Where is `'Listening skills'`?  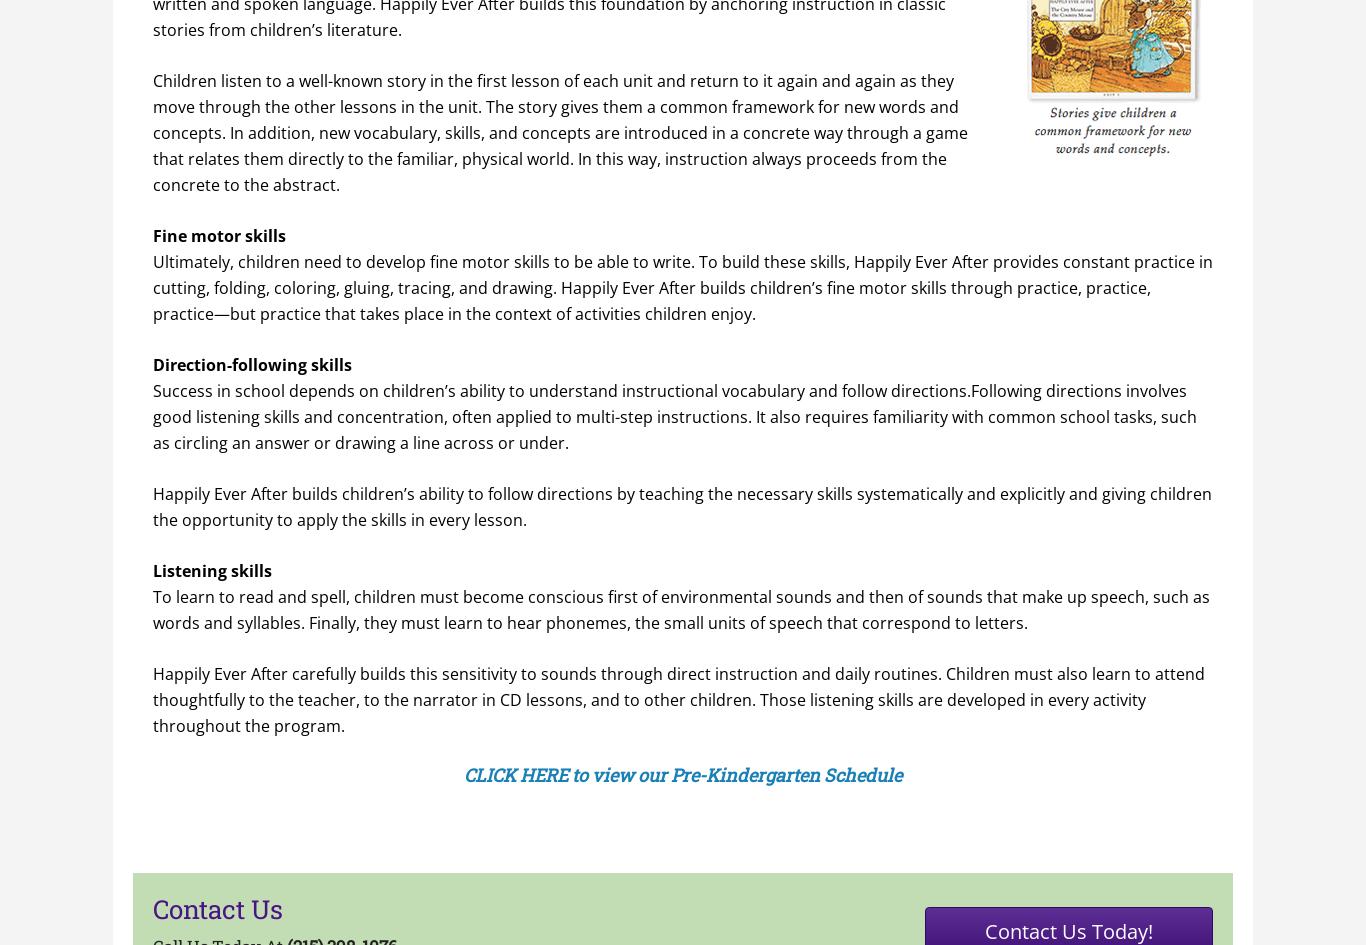
'Listening skills' is located at coordinates (211, 570).